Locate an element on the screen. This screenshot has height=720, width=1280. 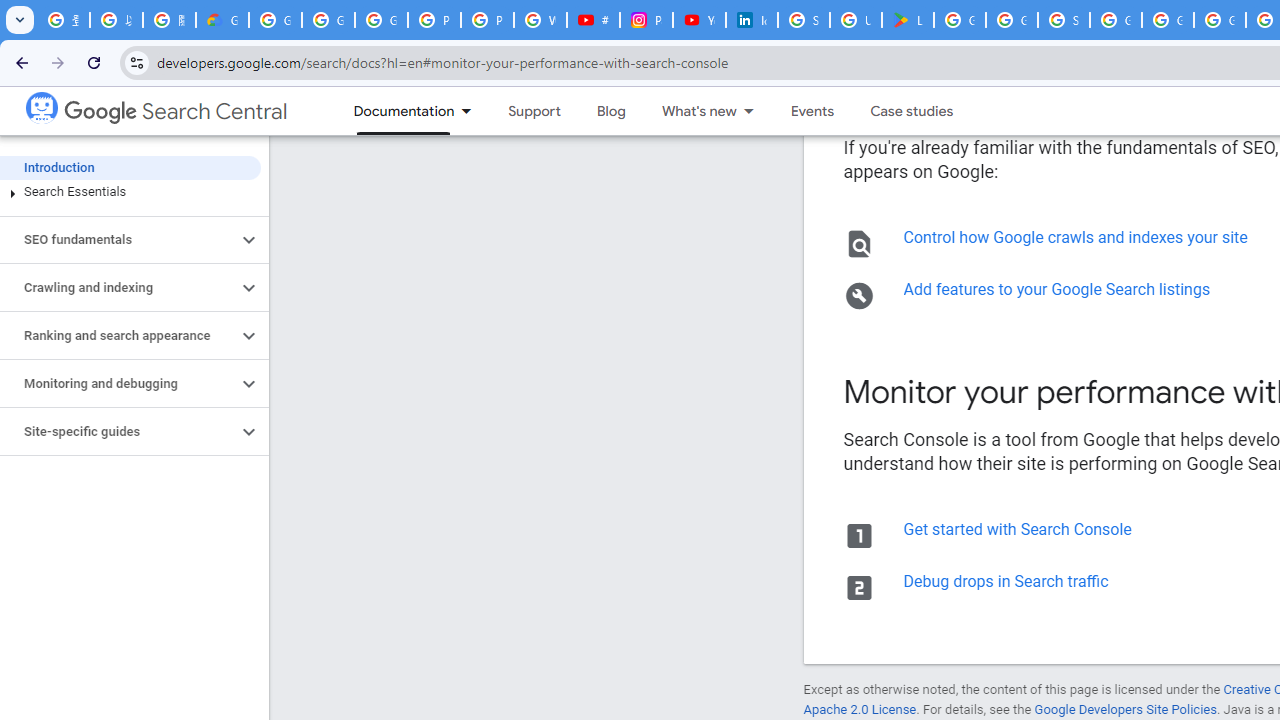
'Blog' is located at coordinates (610, 111).